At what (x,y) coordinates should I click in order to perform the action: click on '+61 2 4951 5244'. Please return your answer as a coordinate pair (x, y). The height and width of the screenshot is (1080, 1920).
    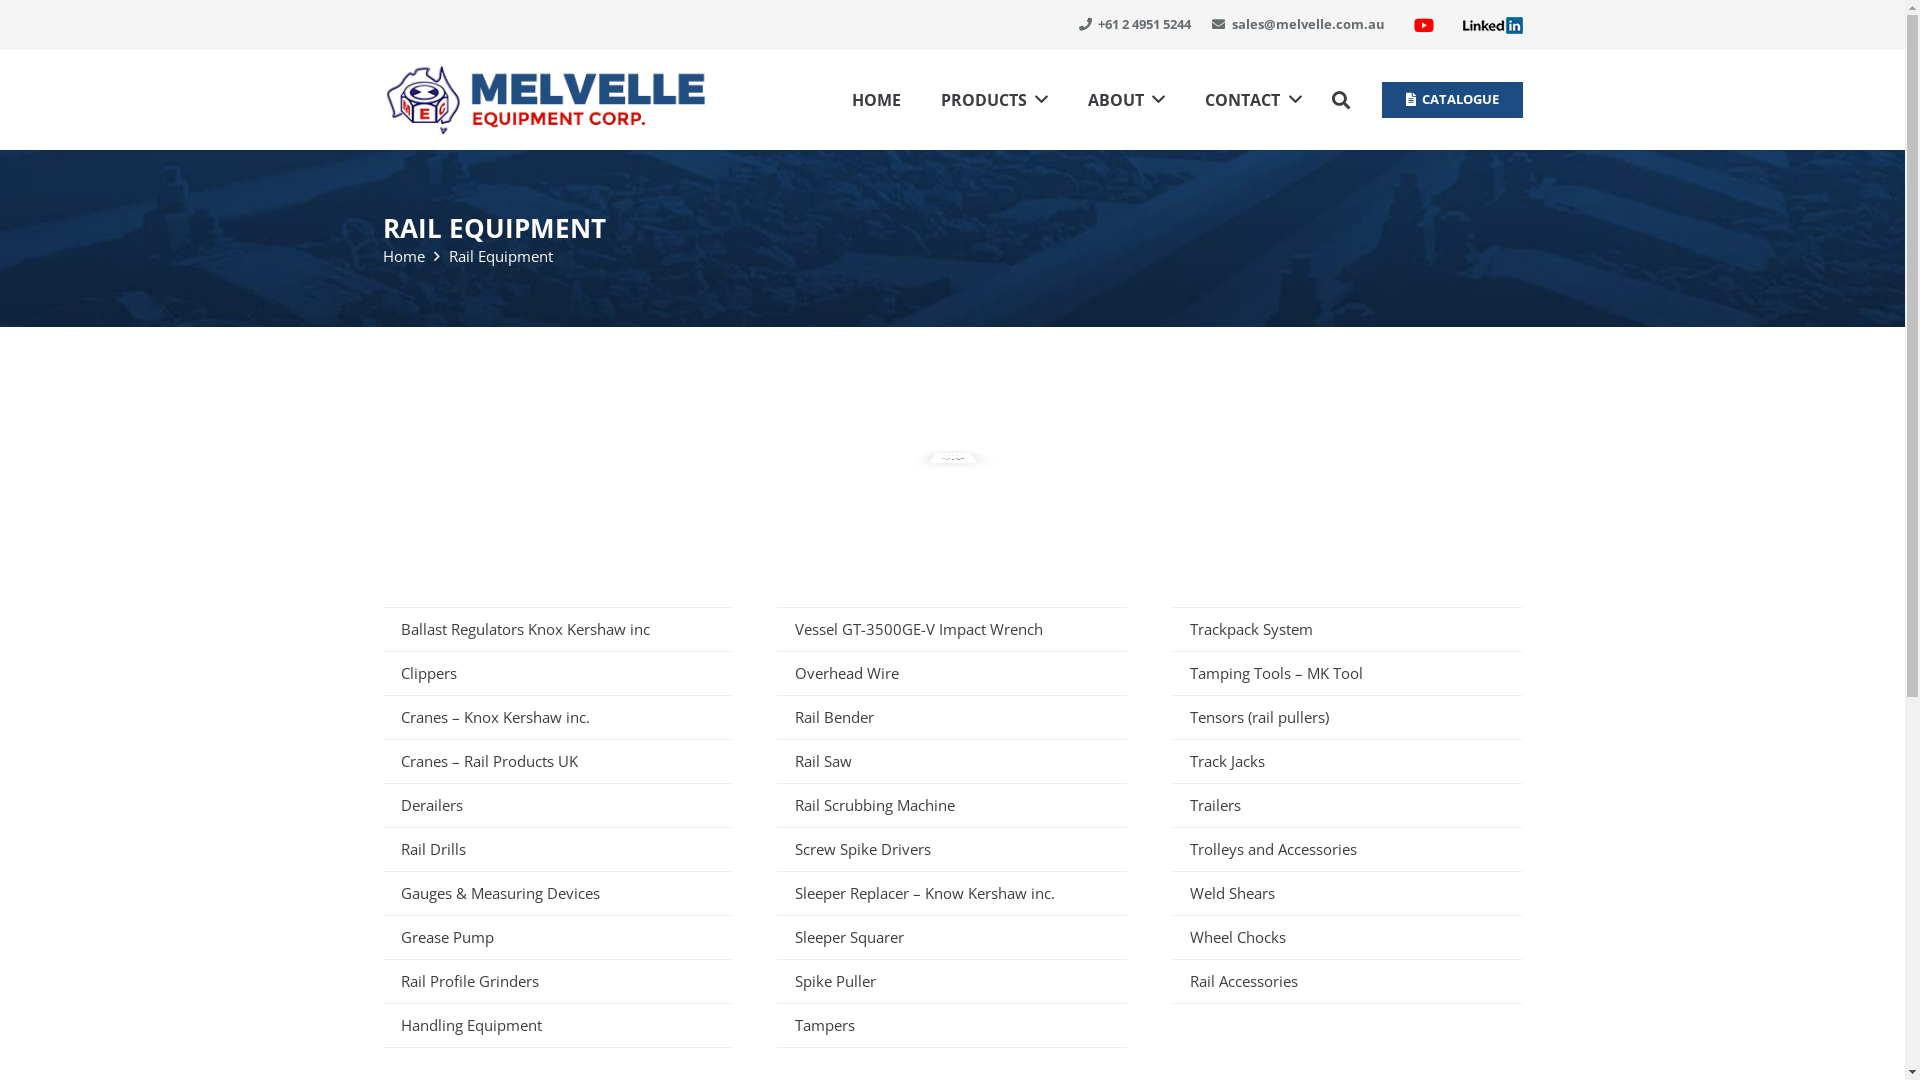
    Looking at the image, I should click on (1134, 23).